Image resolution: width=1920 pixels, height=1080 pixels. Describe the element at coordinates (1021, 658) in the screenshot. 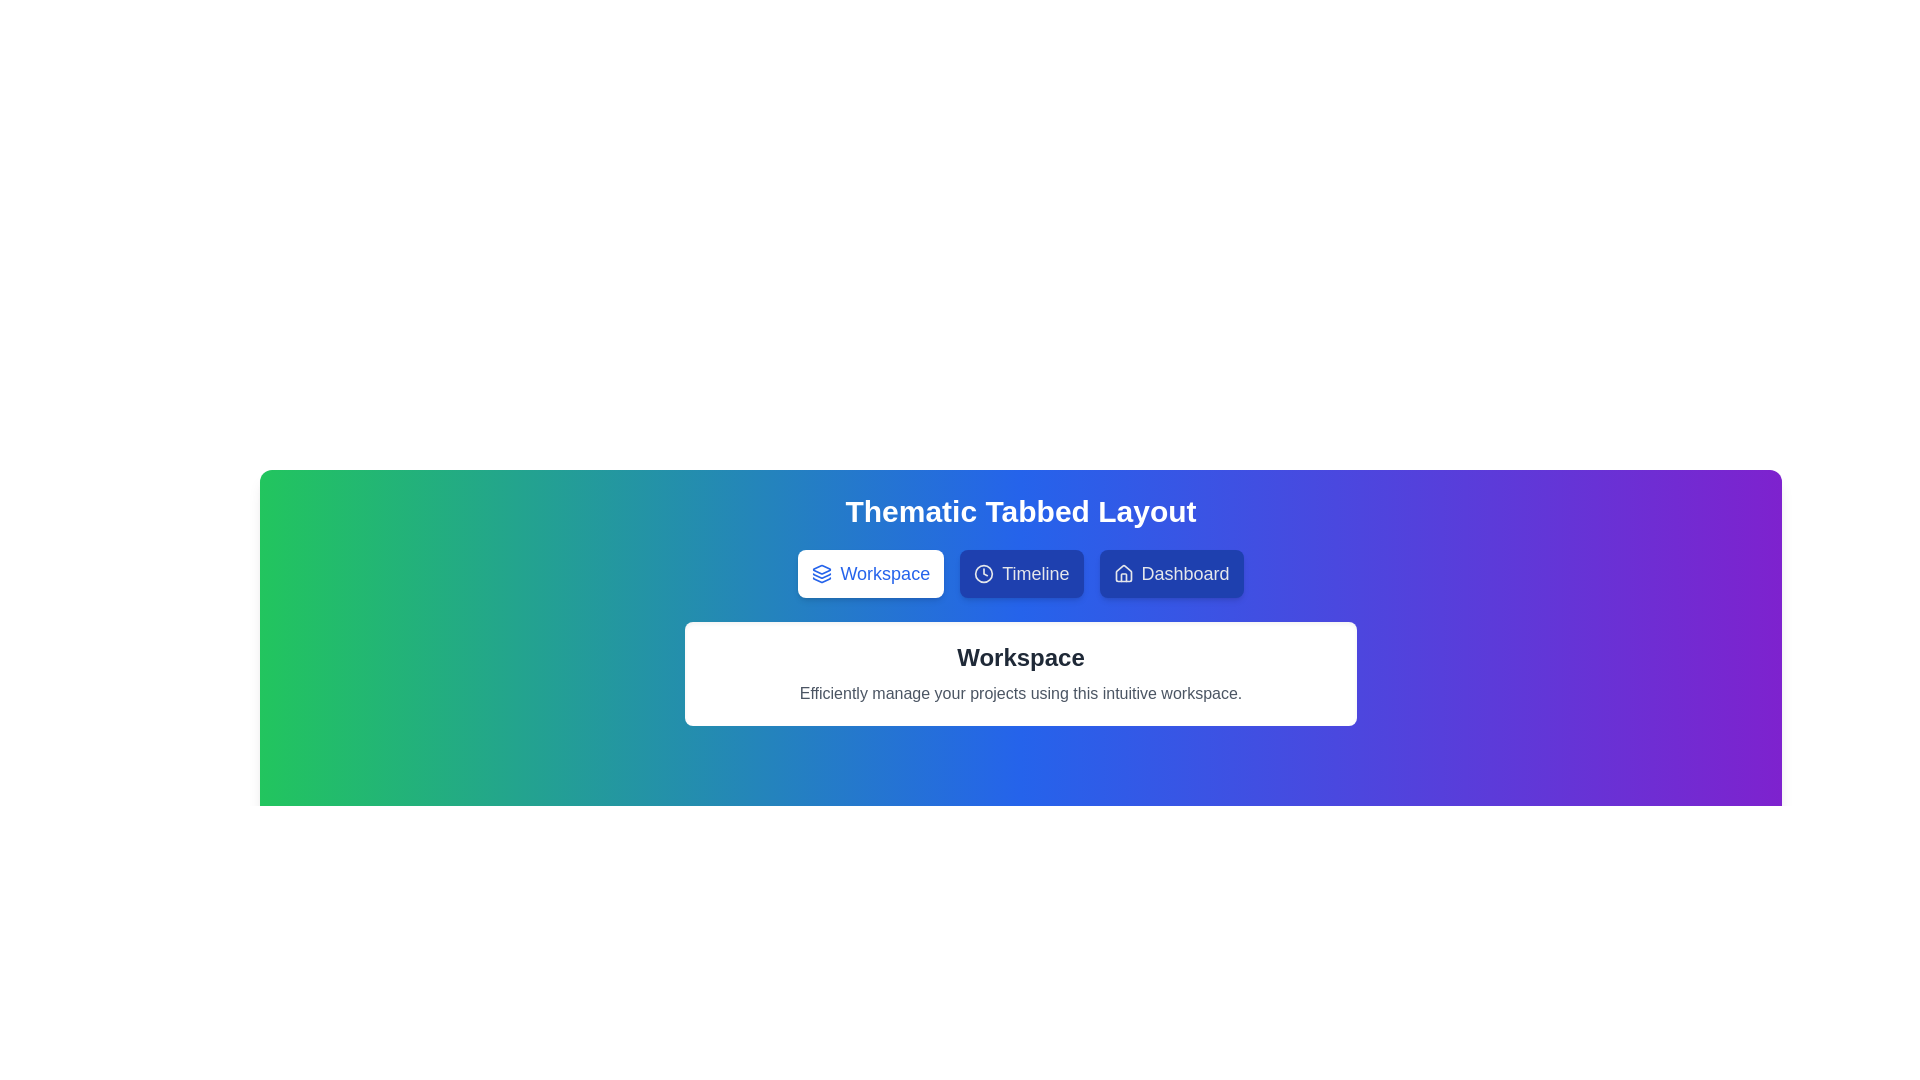

I see `the bold 'Workspace' header text, which is the main heading in a white box against a gradient background` at that location.